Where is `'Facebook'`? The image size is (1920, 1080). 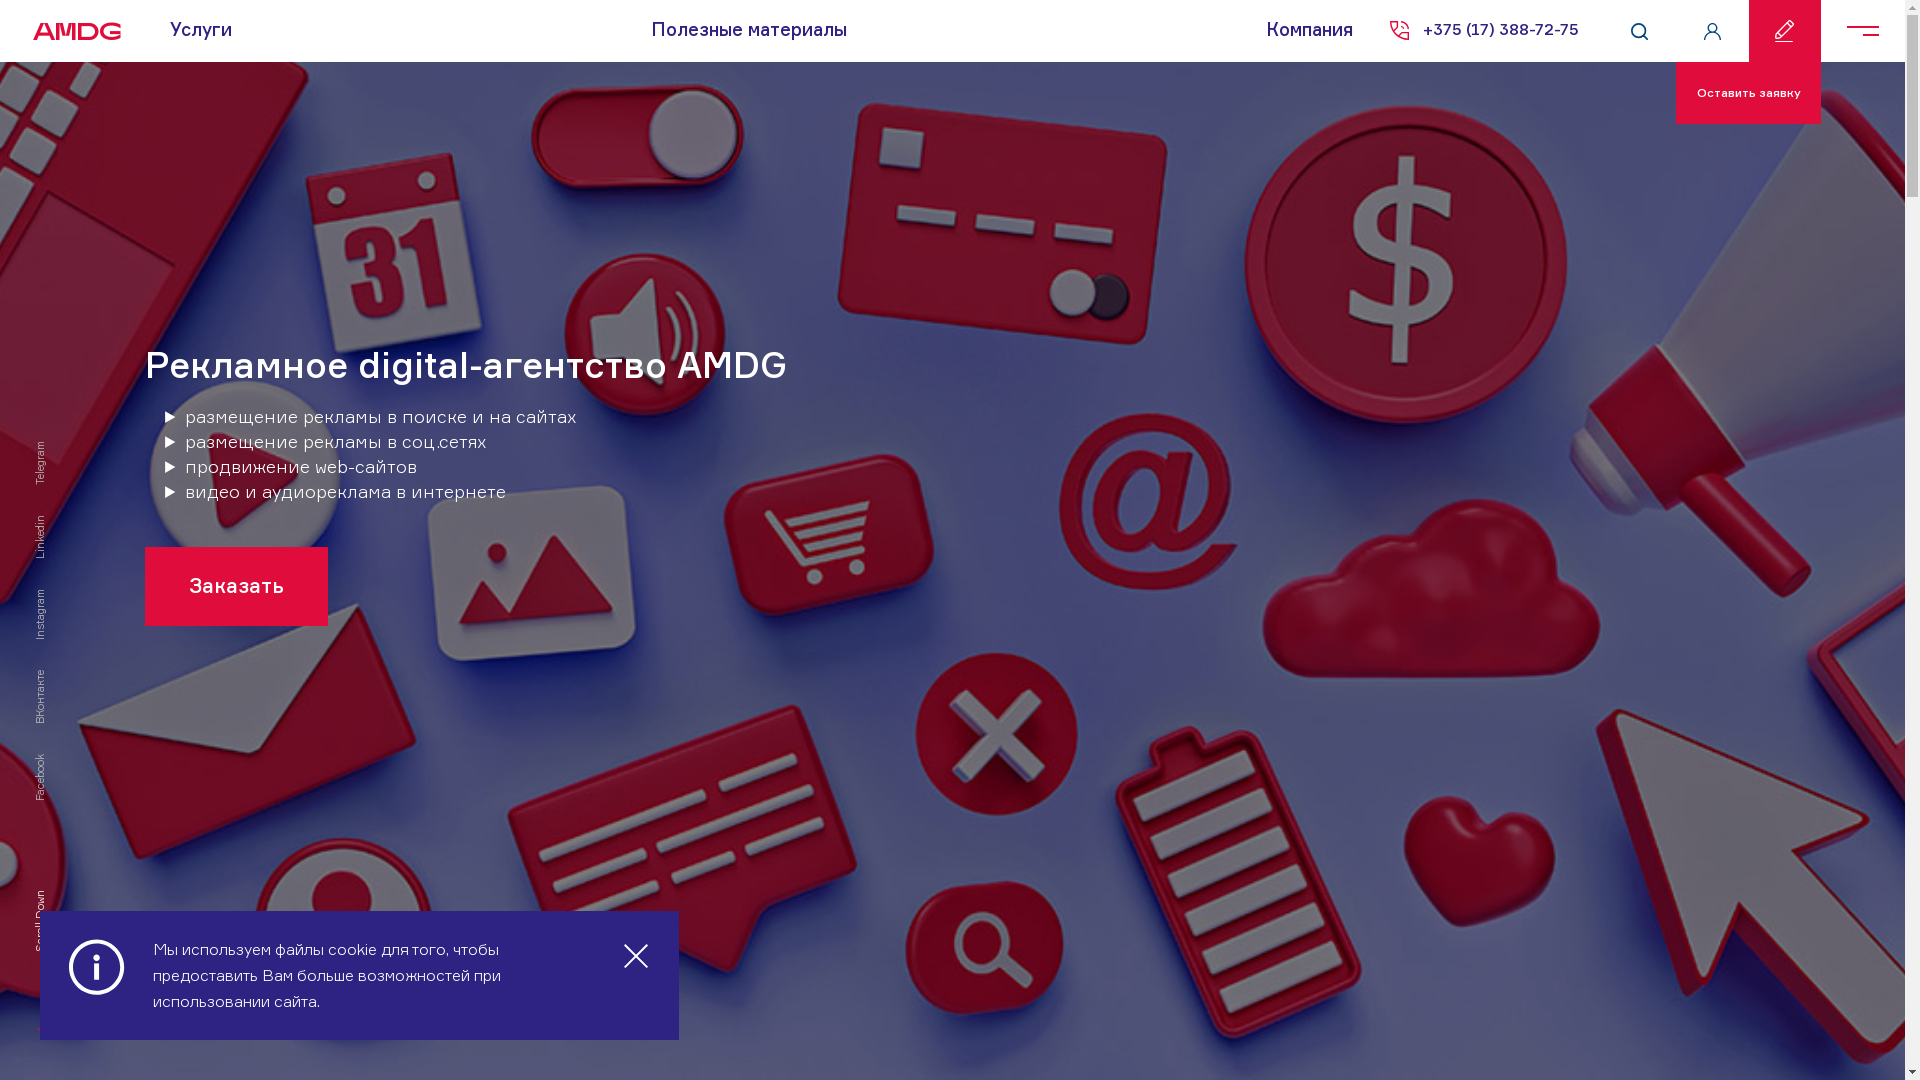 'Facebook' is located at coordinates (56, 760).